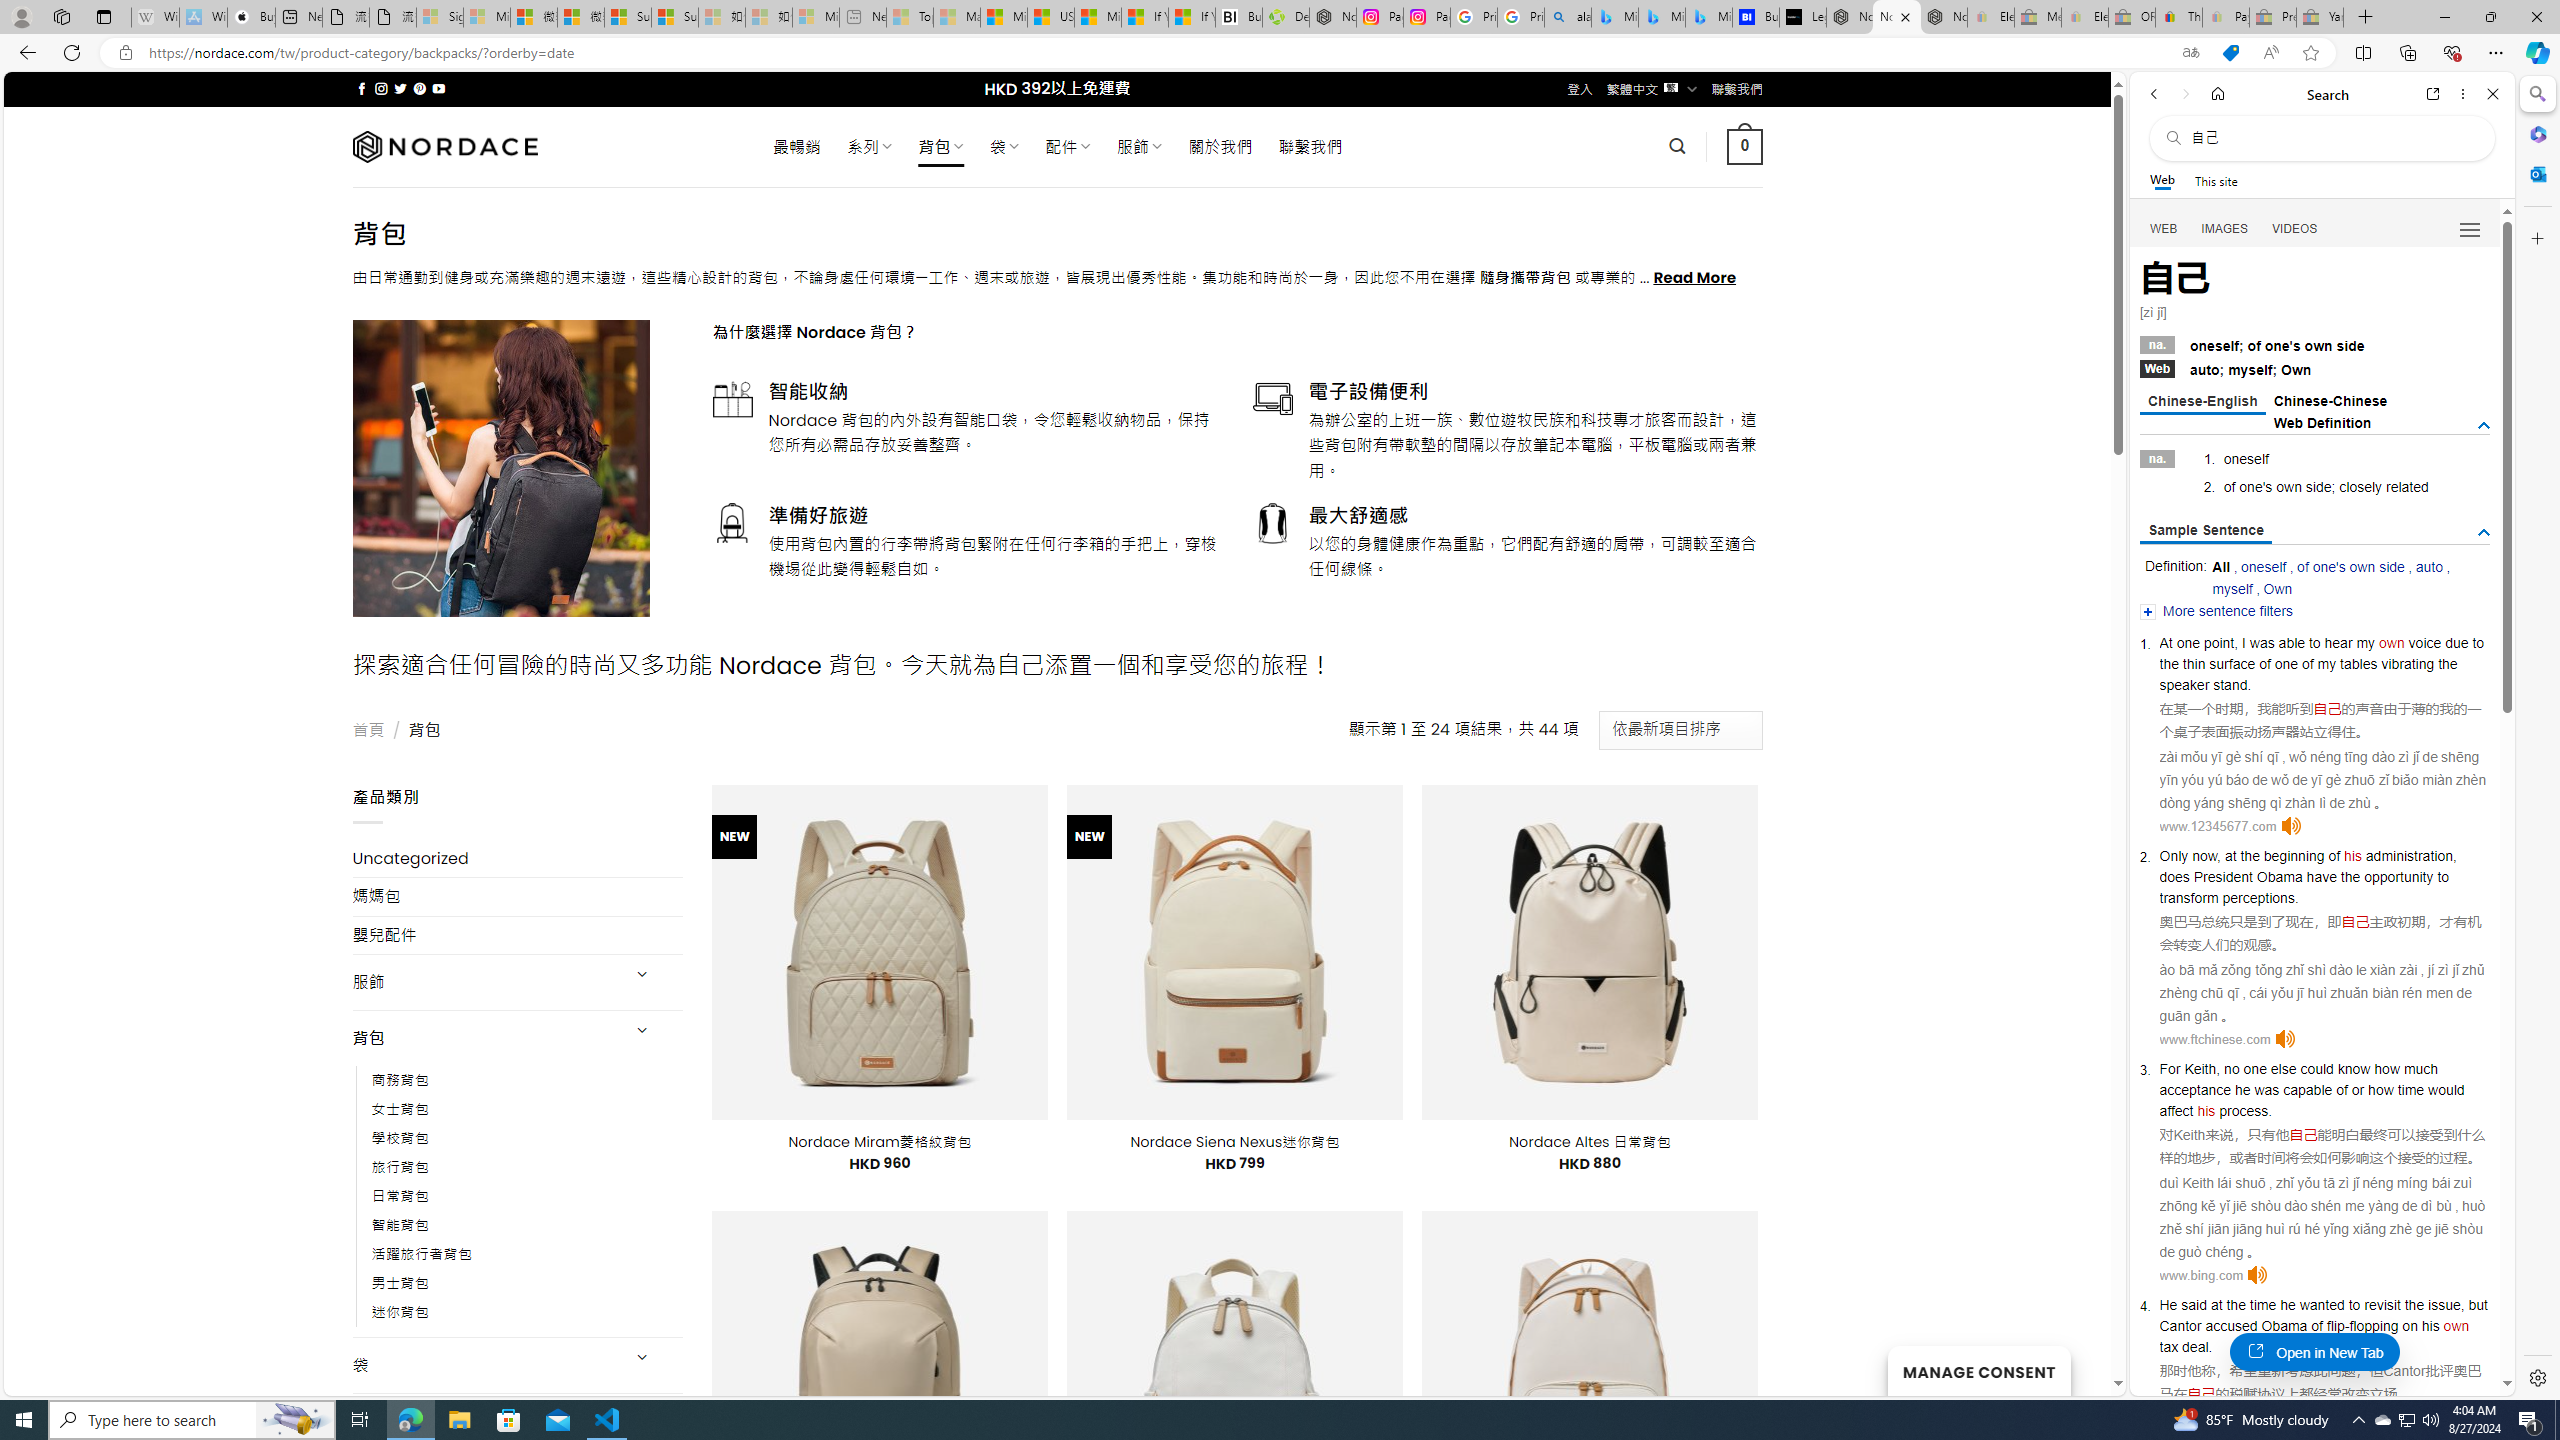 Image resolution: width=2560 pixels, height=1440 pixels. What do you see at coordinates (2442, 1305) in the screenshot?
I see `'issue'` at bounding box center [2442, 1305].